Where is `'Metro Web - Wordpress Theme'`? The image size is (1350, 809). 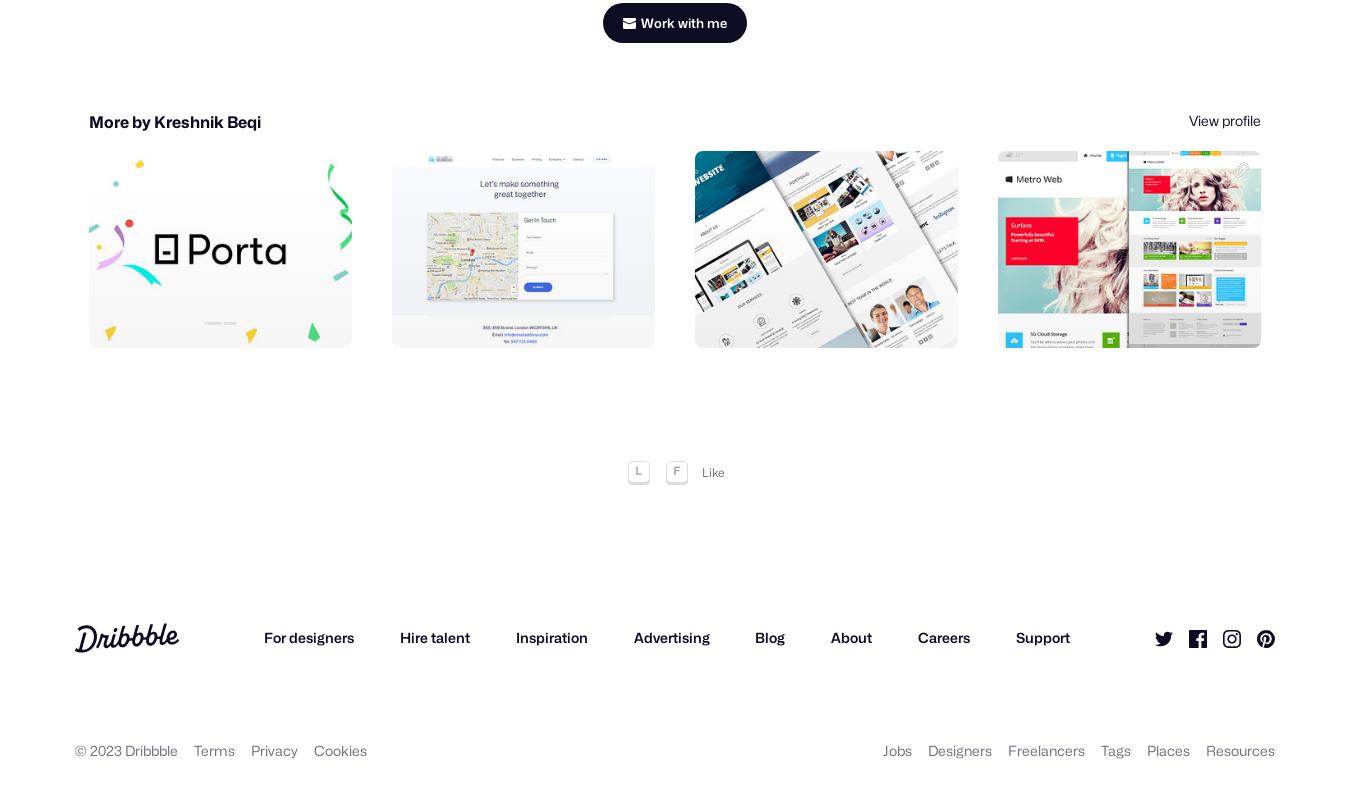
'Metro Web - Wordpress Theme' is located at coordinates (1119, 281).